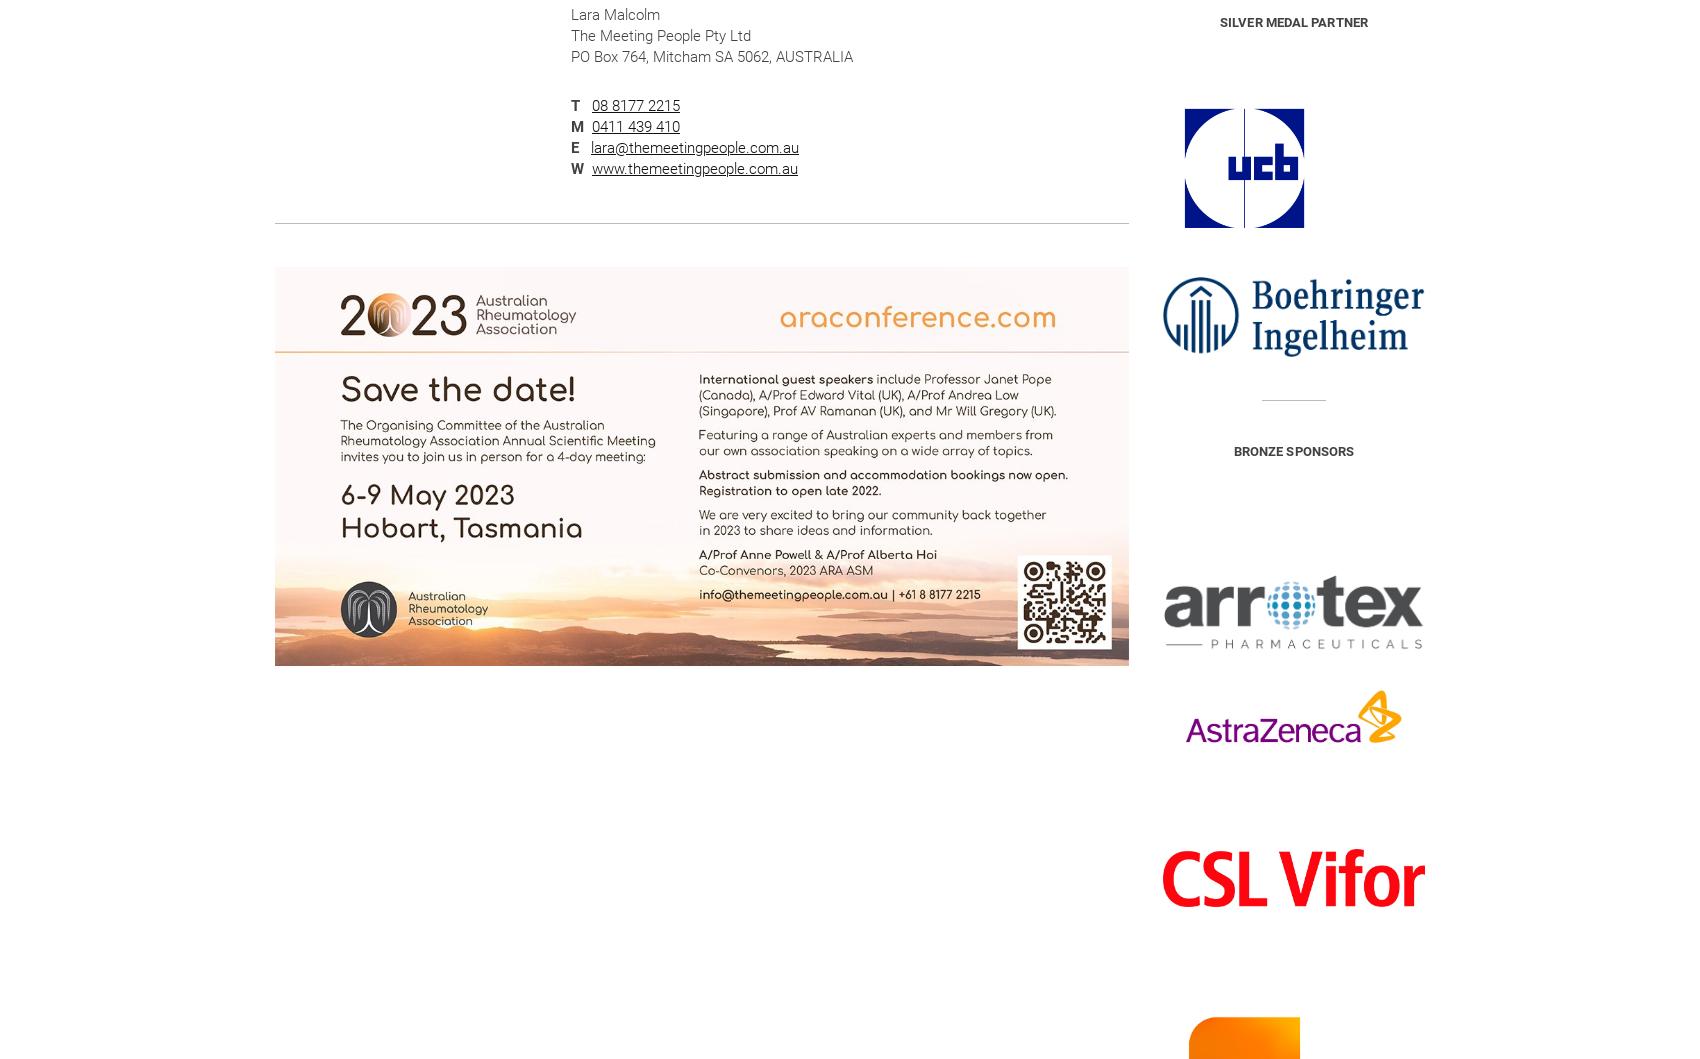 The height and width of the screenshot is (1059, 1700). Describe the element at coordinates (710, 56) in the screenshot. I see `'PO Box 764, Mitcham SA 5062, AUSTRALIA'` at that location.